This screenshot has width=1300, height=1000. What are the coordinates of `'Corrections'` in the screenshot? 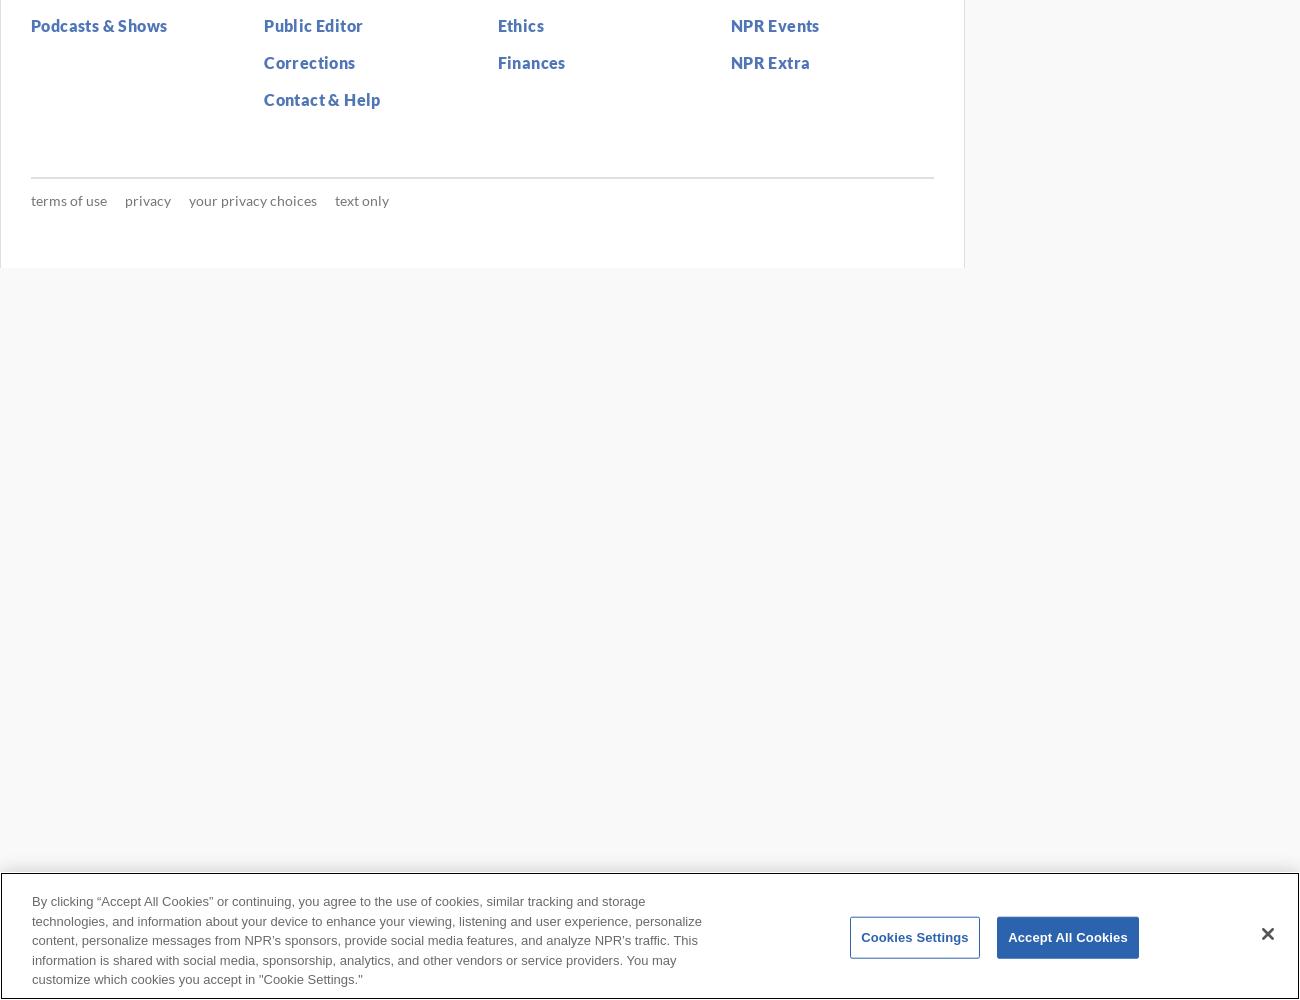 It's located at (263, 62).